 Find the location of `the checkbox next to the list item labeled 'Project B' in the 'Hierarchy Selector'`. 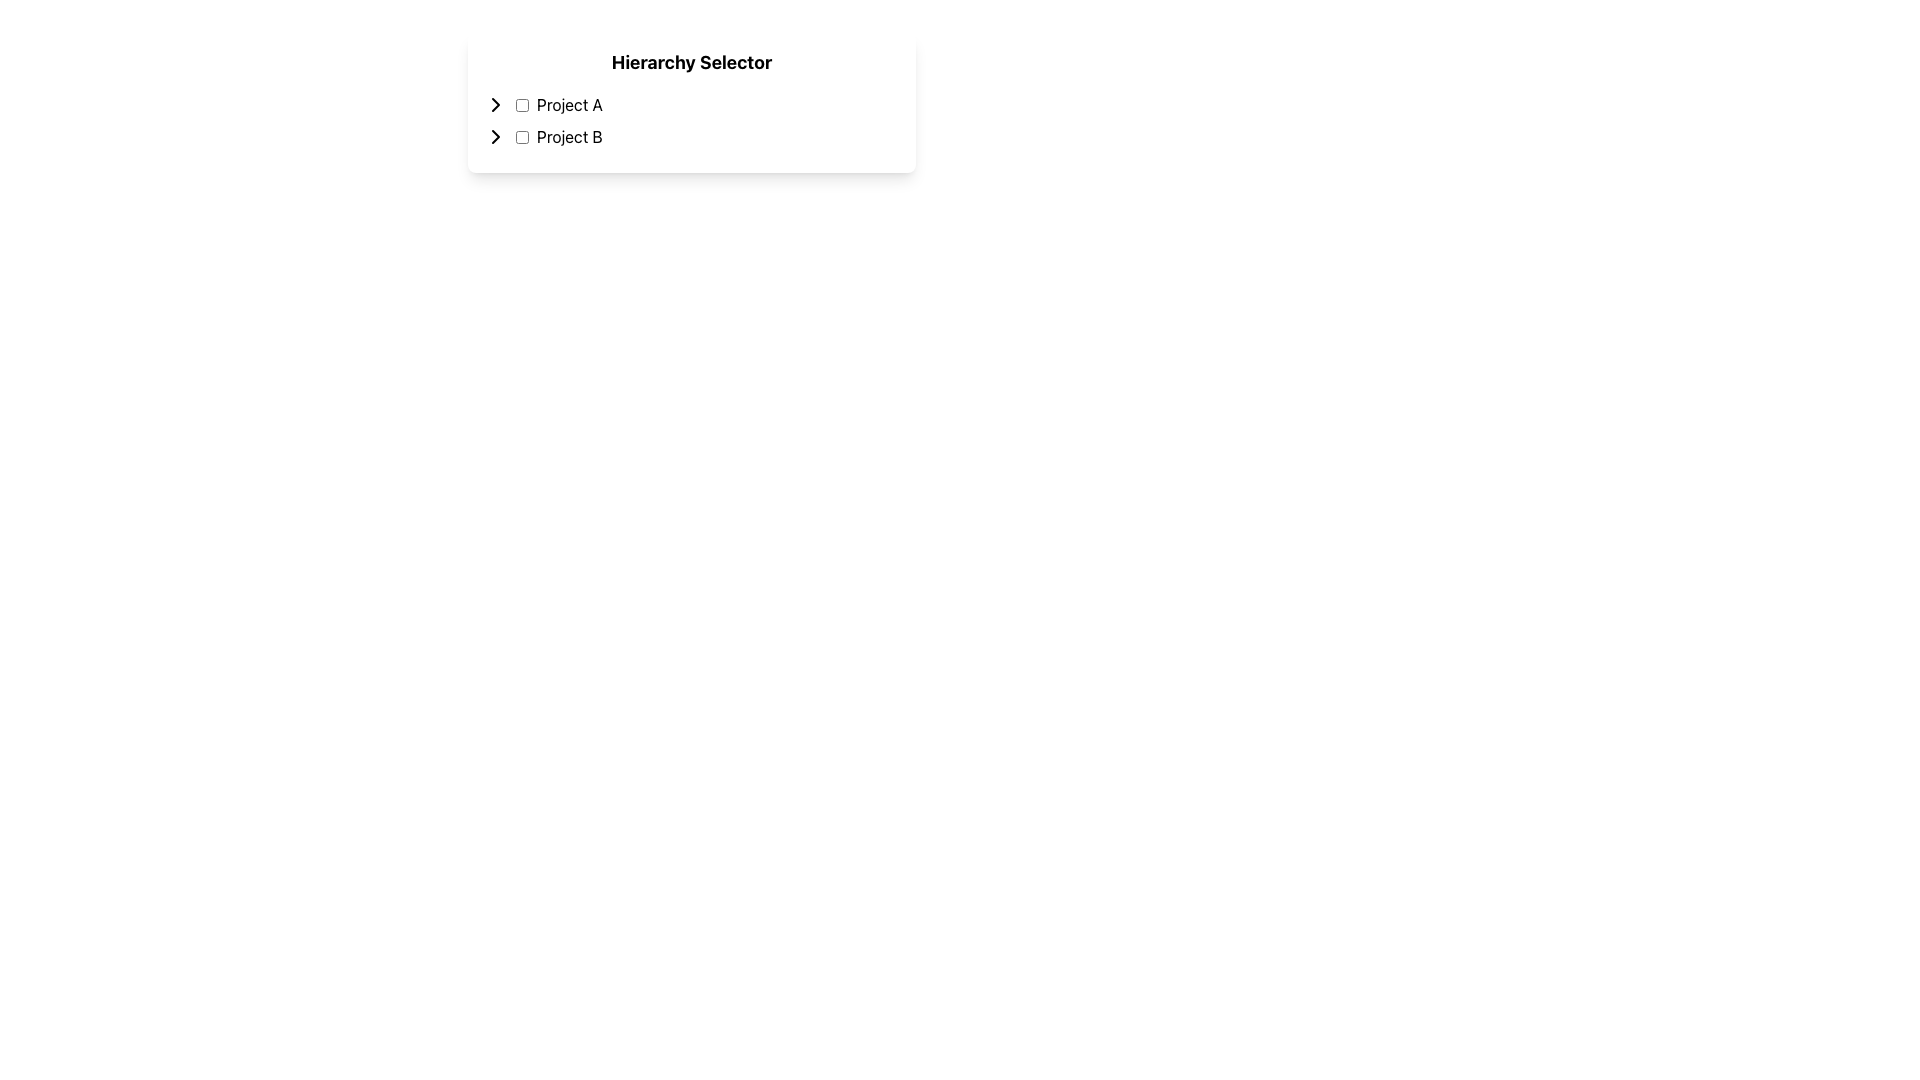

the checkbox next to the list item labeled 'Project B' in the 'Hierarchy Selector' is located at coordinates (691, 136).